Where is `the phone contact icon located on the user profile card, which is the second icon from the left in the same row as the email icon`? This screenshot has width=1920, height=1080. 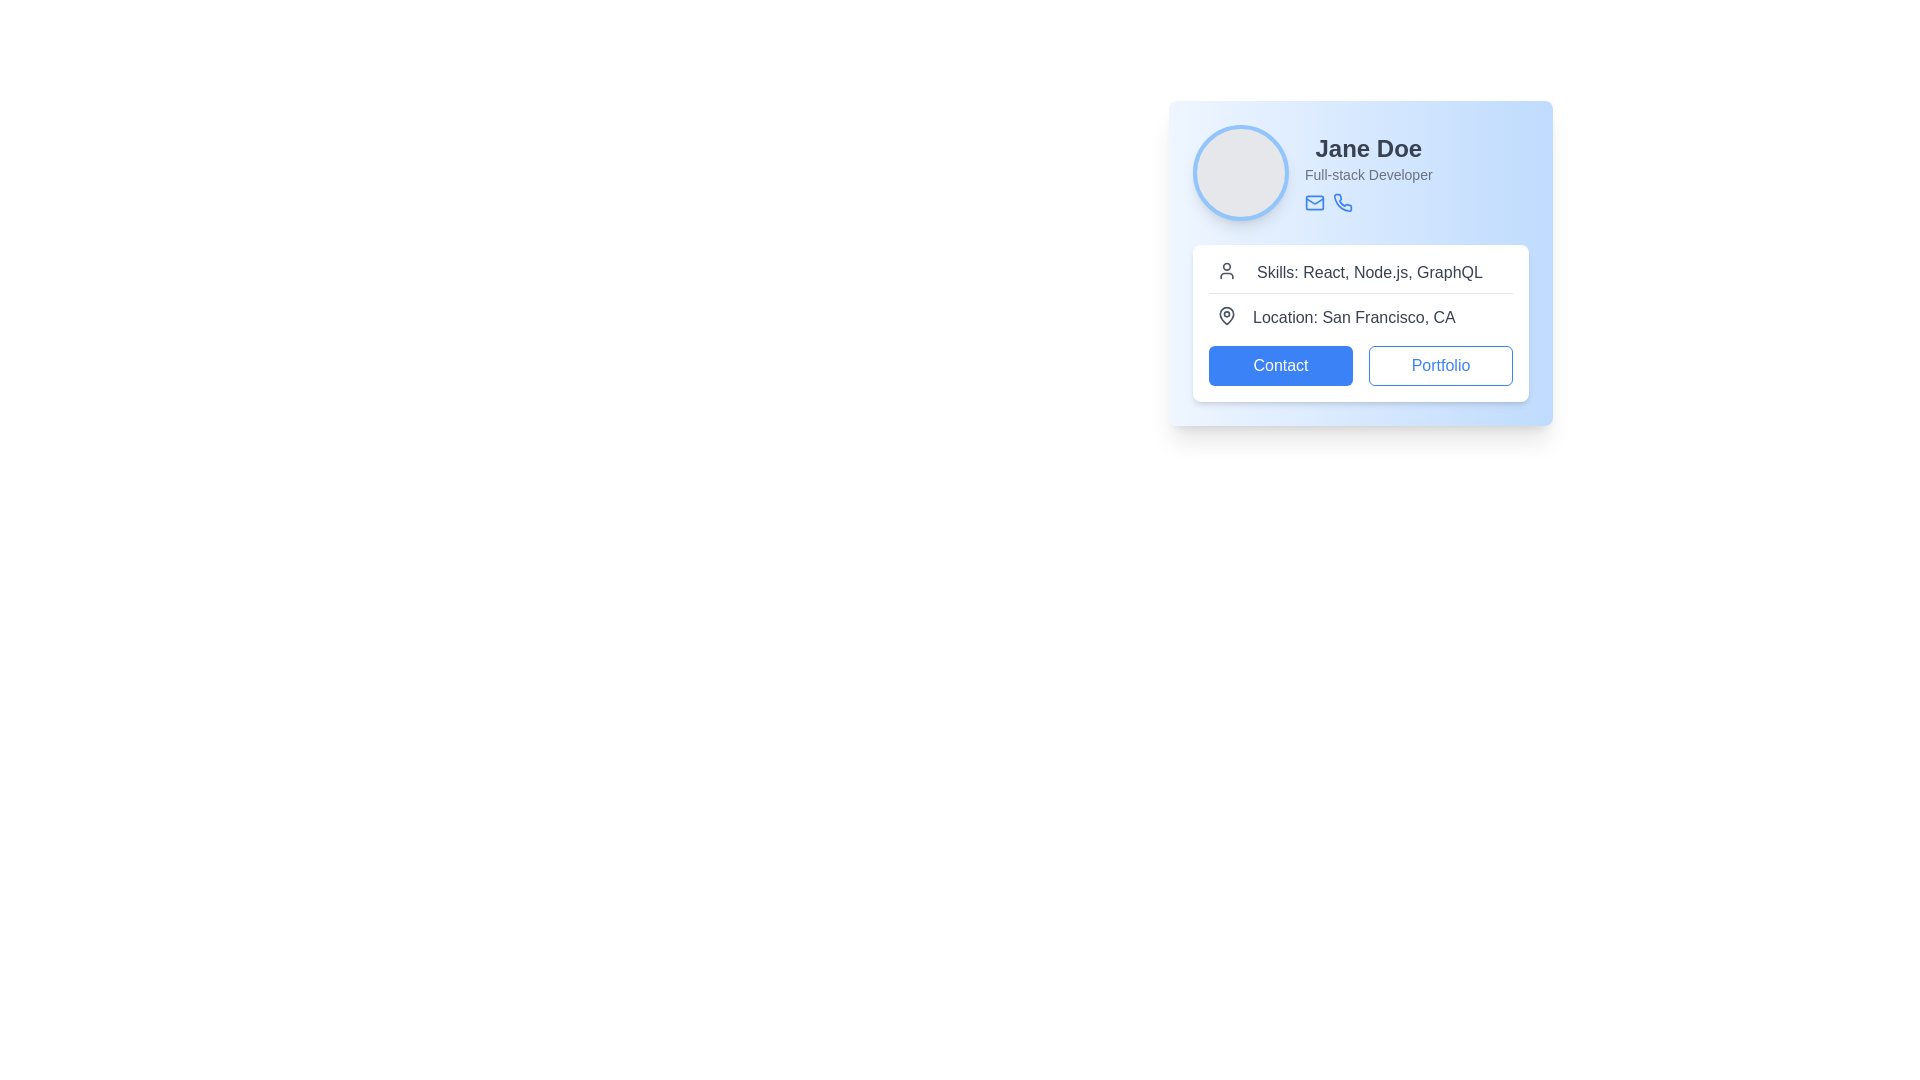 the phone contact icon located on the user profile card, which is the second icon from the left in the same row as the email icon is located at coordinates (1343, 203).